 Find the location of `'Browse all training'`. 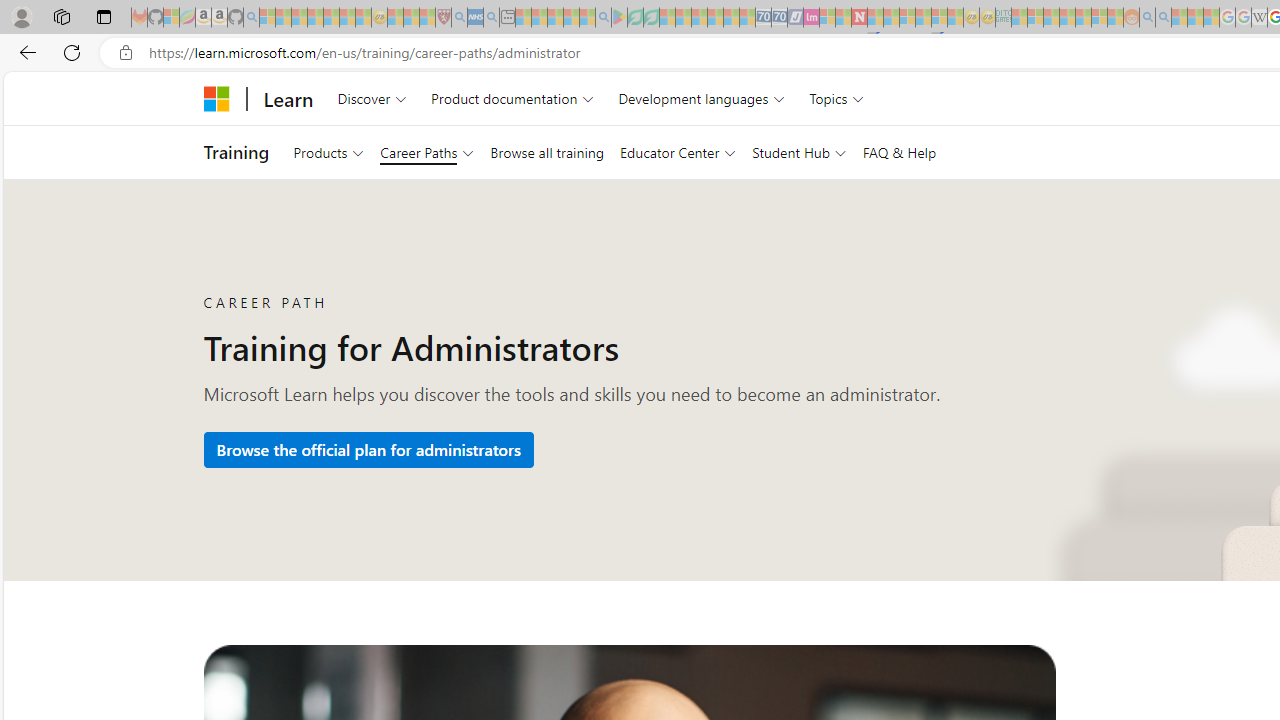

'Browse all training' is located at coordinates (547, 151).